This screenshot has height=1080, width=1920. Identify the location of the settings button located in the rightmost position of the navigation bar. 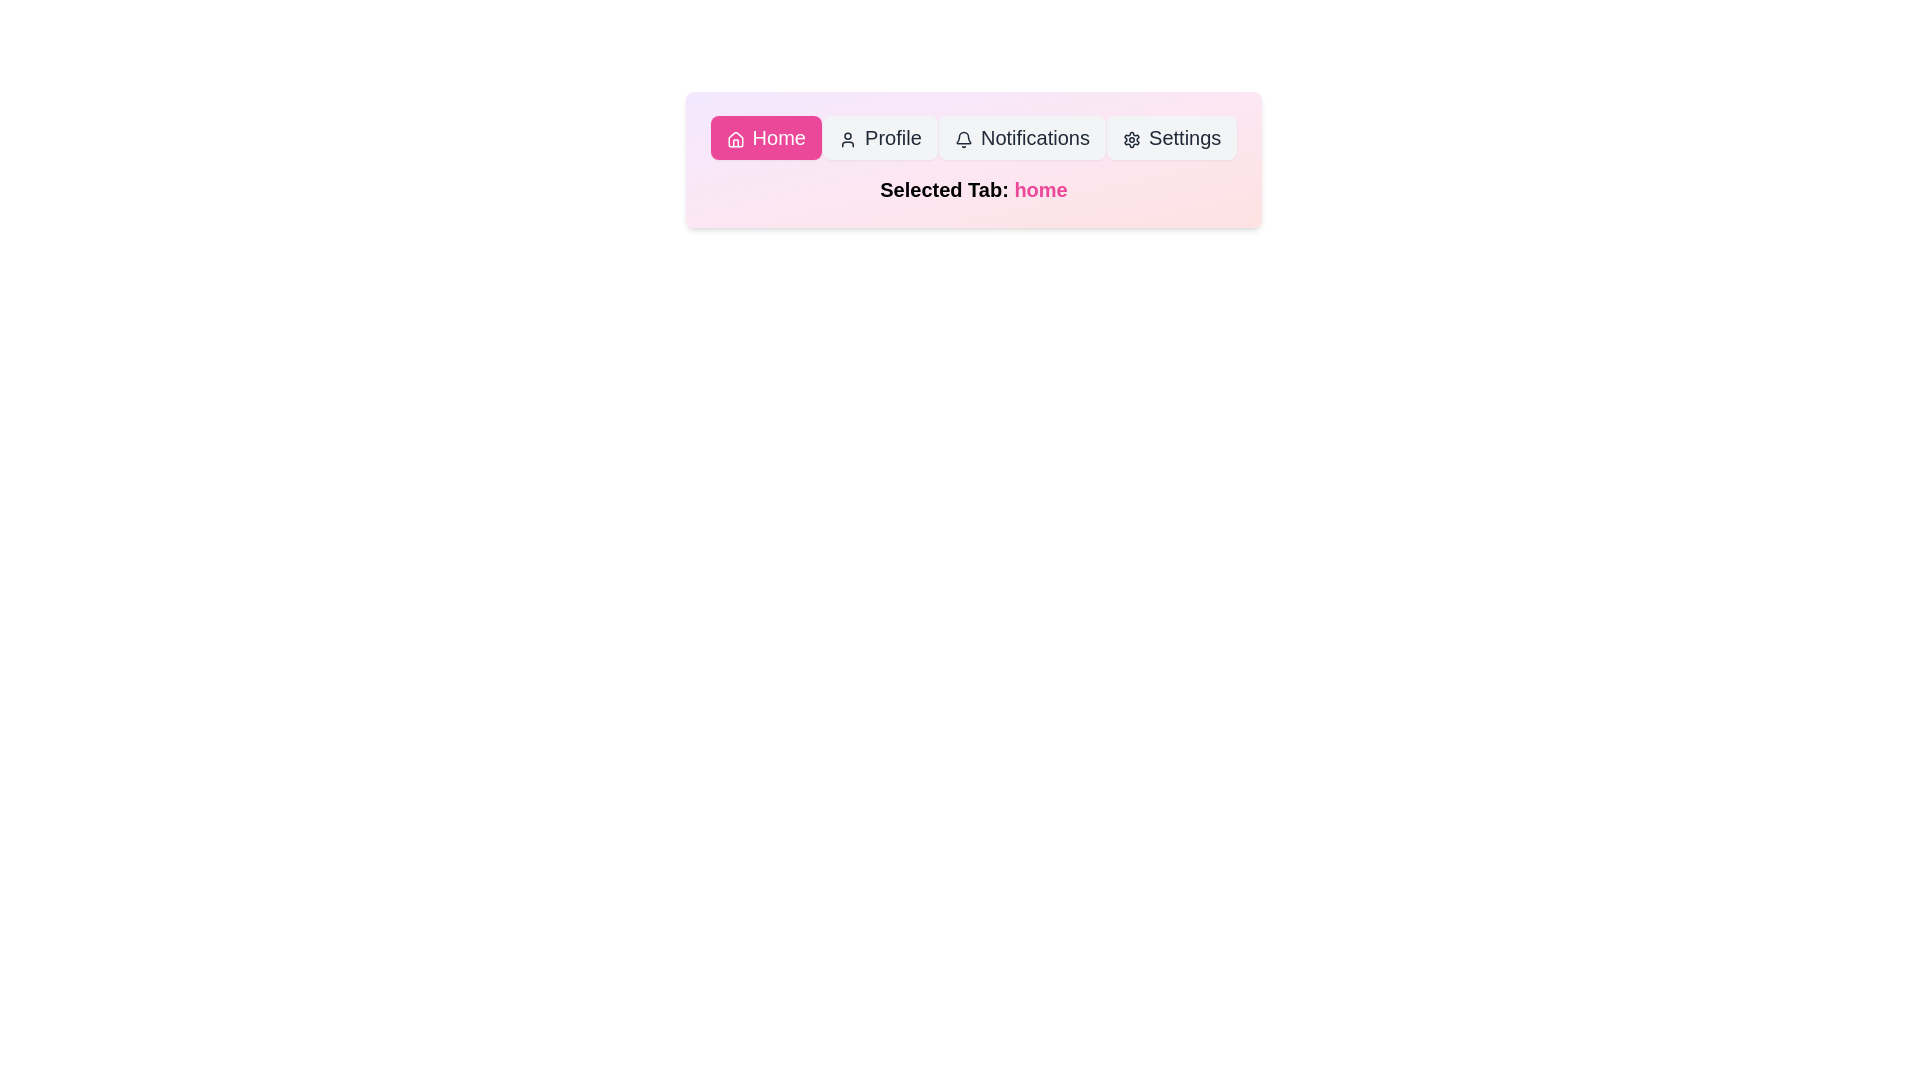
(1172, 137).